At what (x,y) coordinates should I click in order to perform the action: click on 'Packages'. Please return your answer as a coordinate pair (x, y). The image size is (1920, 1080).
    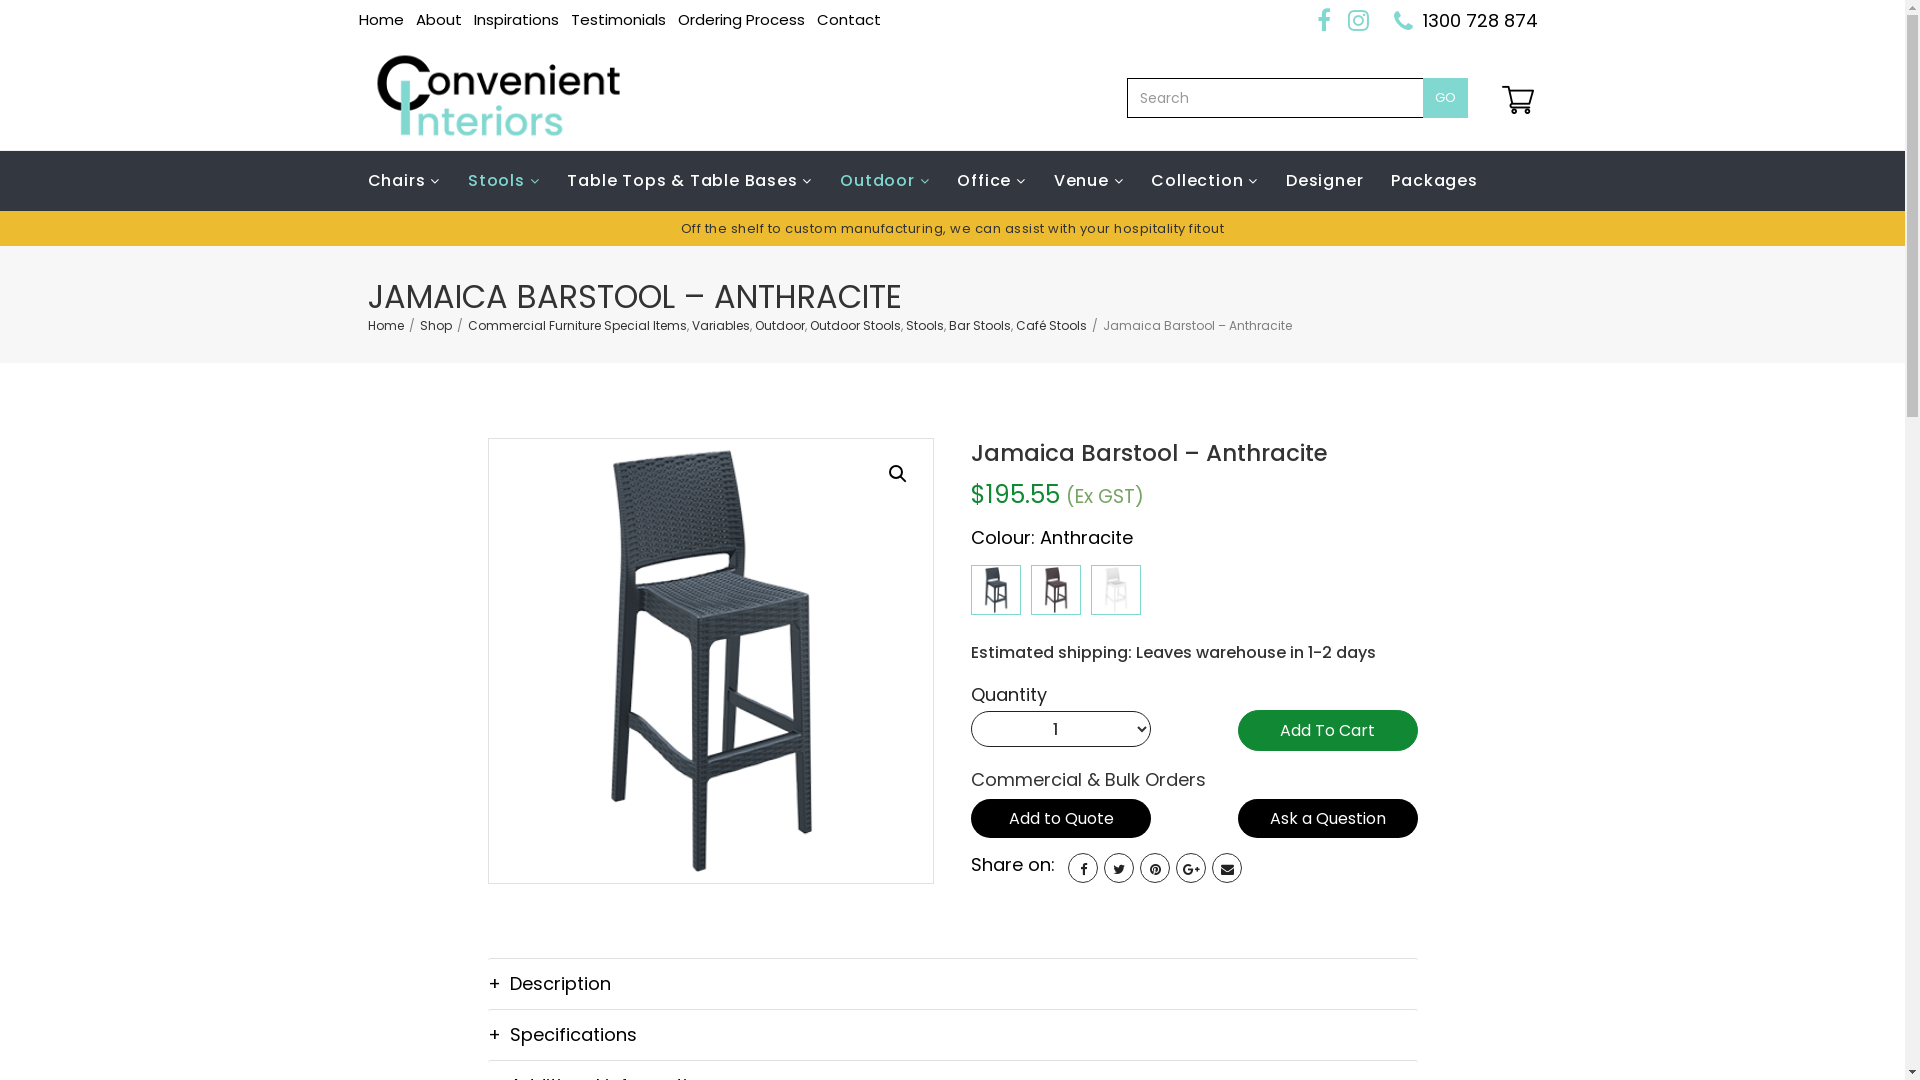
    Looking at the image, I should click on (1433, 181).